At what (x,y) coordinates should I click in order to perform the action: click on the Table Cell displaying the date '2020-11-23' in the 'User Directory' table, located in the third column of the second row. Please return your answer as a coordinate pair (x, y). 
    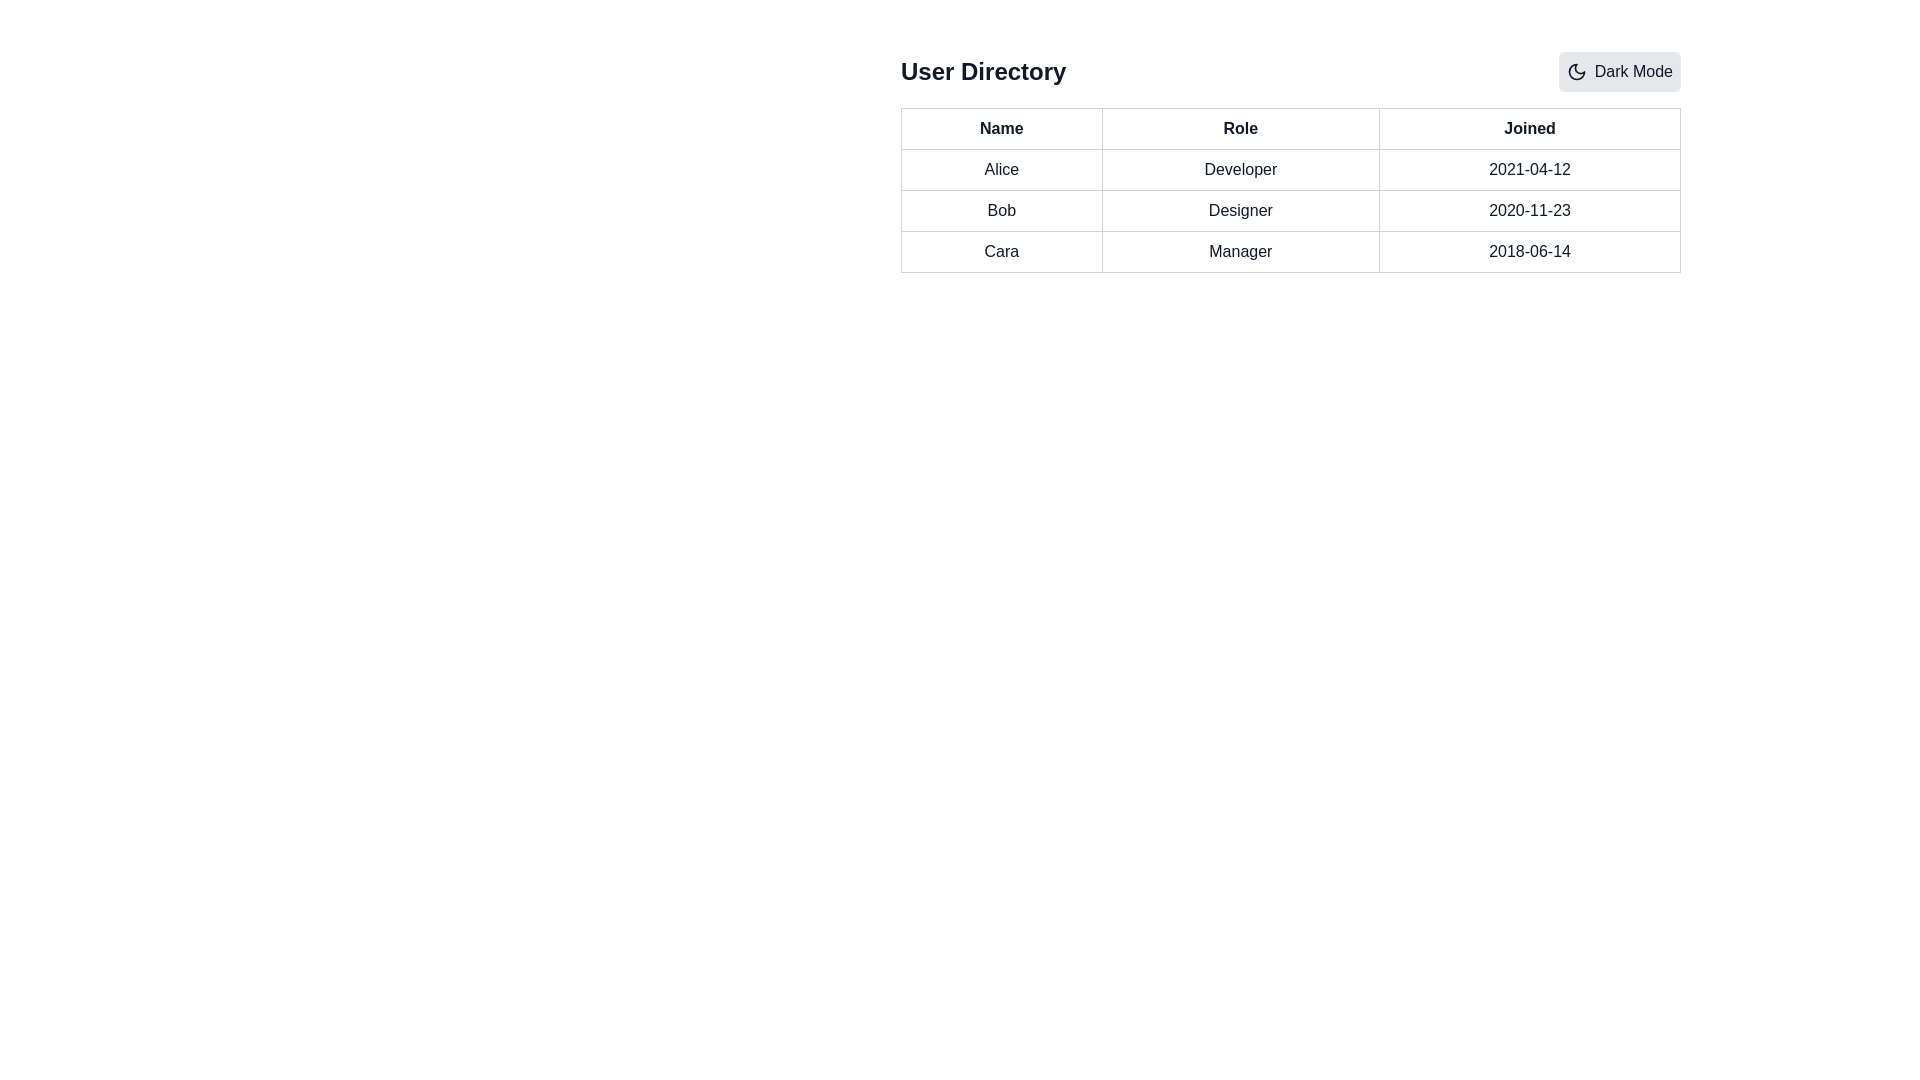
    Looking at the image, I should click on (1529, 211).